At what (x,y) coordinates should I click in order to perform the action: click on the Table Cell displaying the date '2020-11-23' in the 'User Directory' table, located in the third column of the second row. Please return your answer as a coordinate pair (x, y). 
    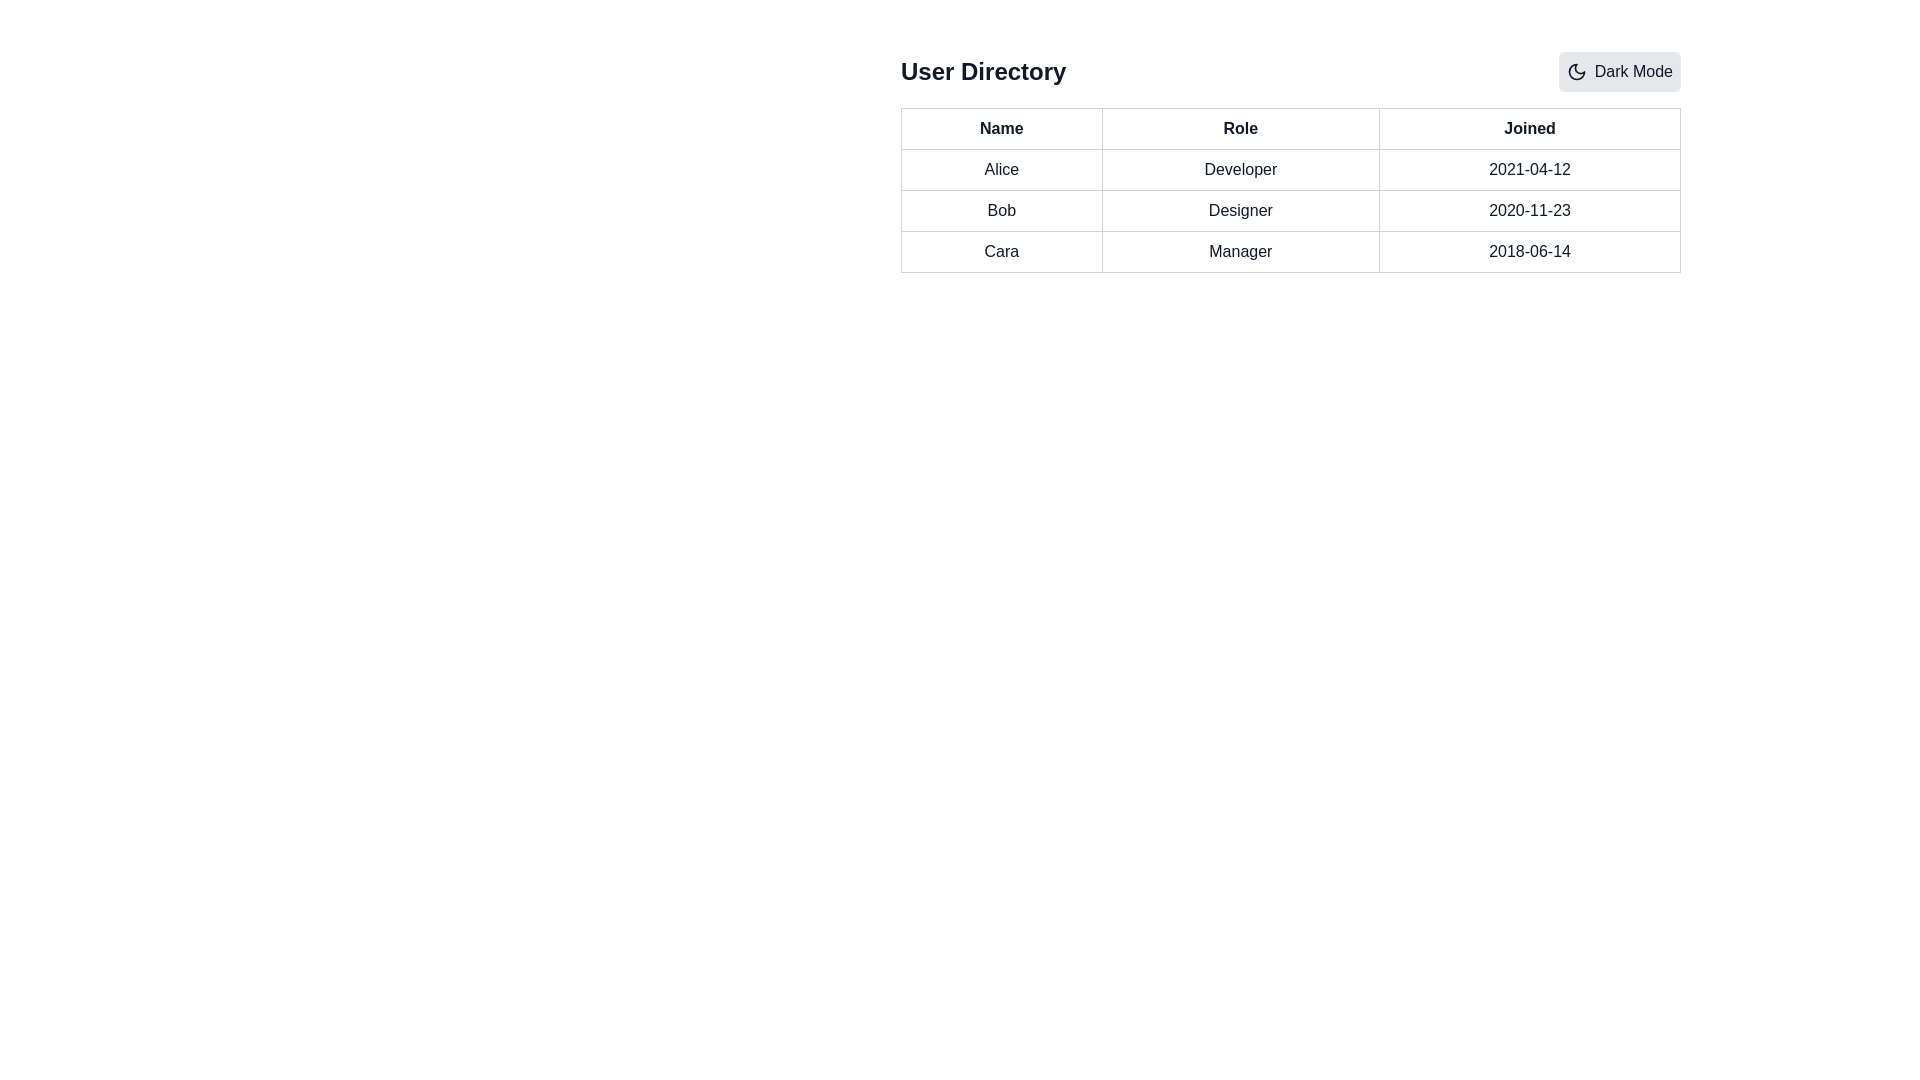
    Looking at the image, I should click on (1529, 211).